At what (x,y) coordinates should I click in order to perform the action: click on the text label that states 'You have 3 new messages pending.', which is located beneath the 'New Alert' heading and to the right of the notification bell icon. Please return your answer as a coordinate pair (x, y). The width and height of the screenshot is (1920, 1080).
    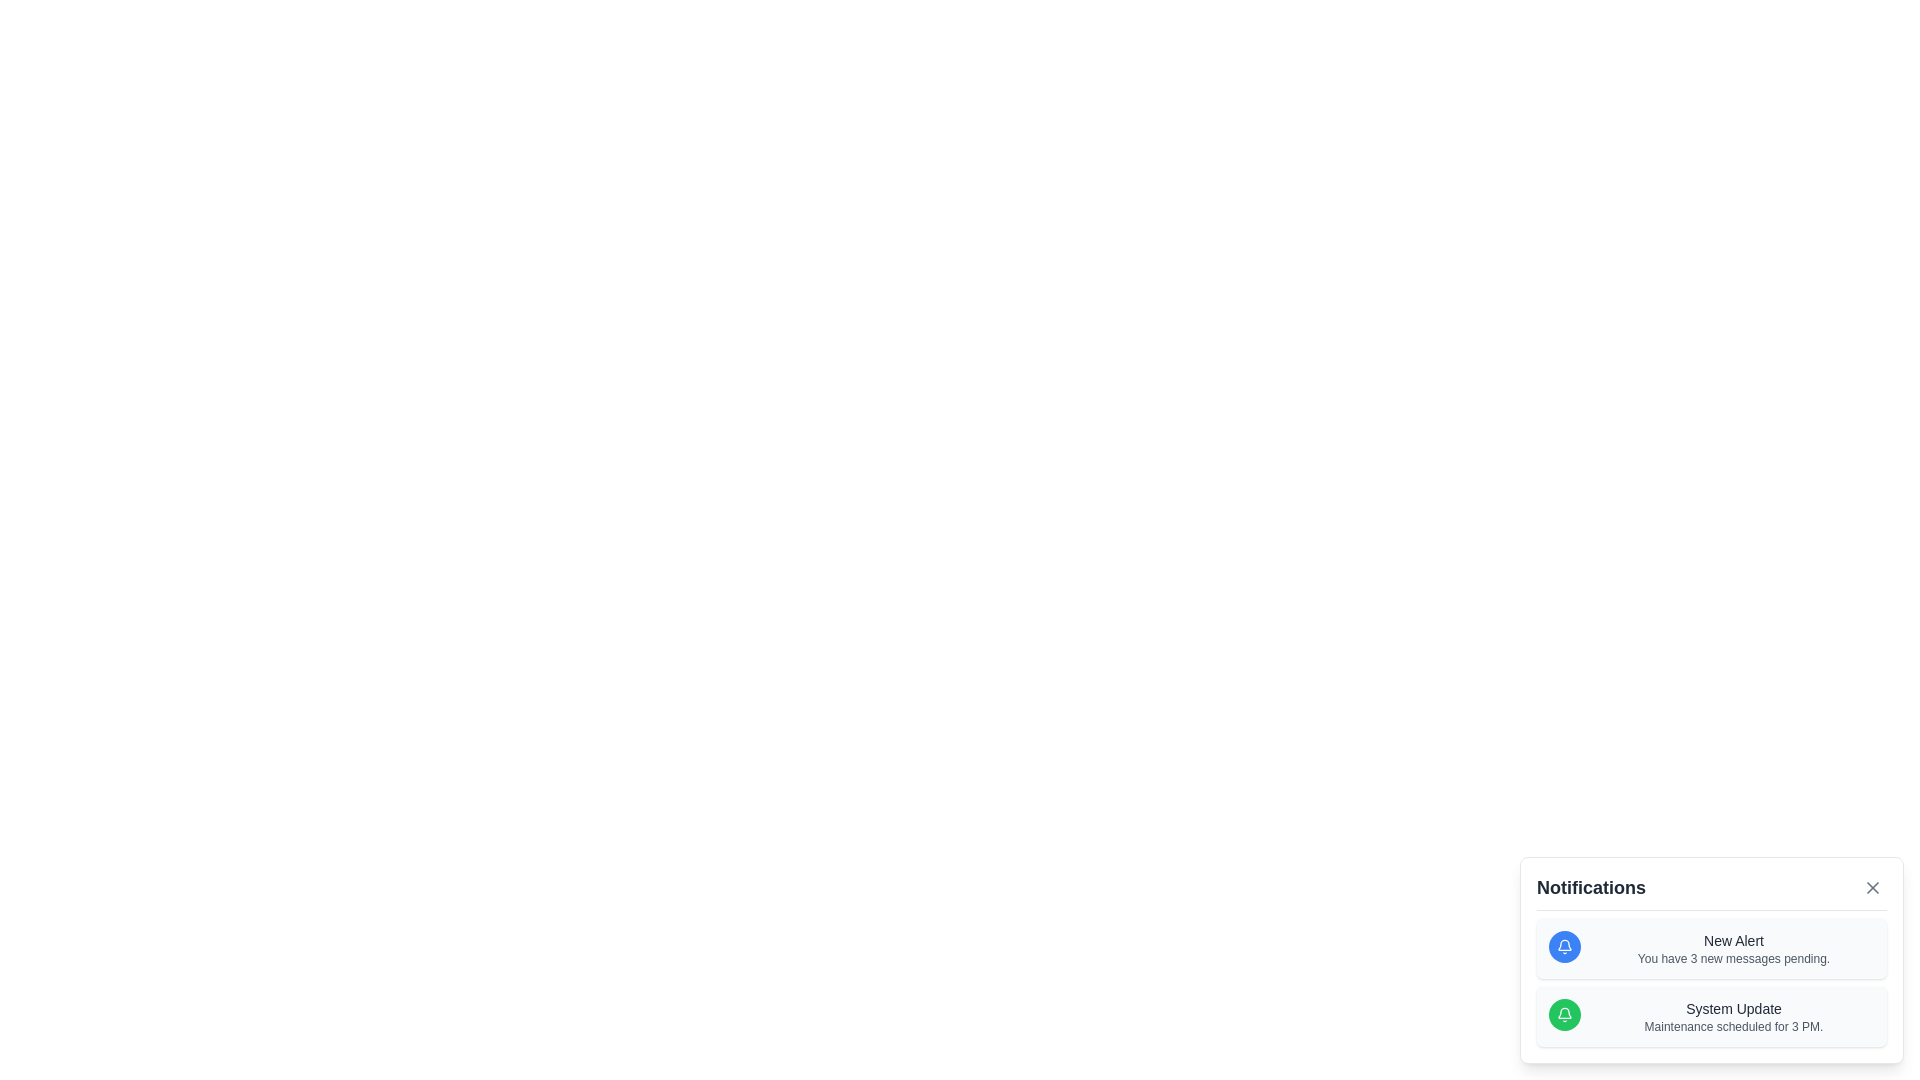
    Looking at the image, I should click on (1732, 958).